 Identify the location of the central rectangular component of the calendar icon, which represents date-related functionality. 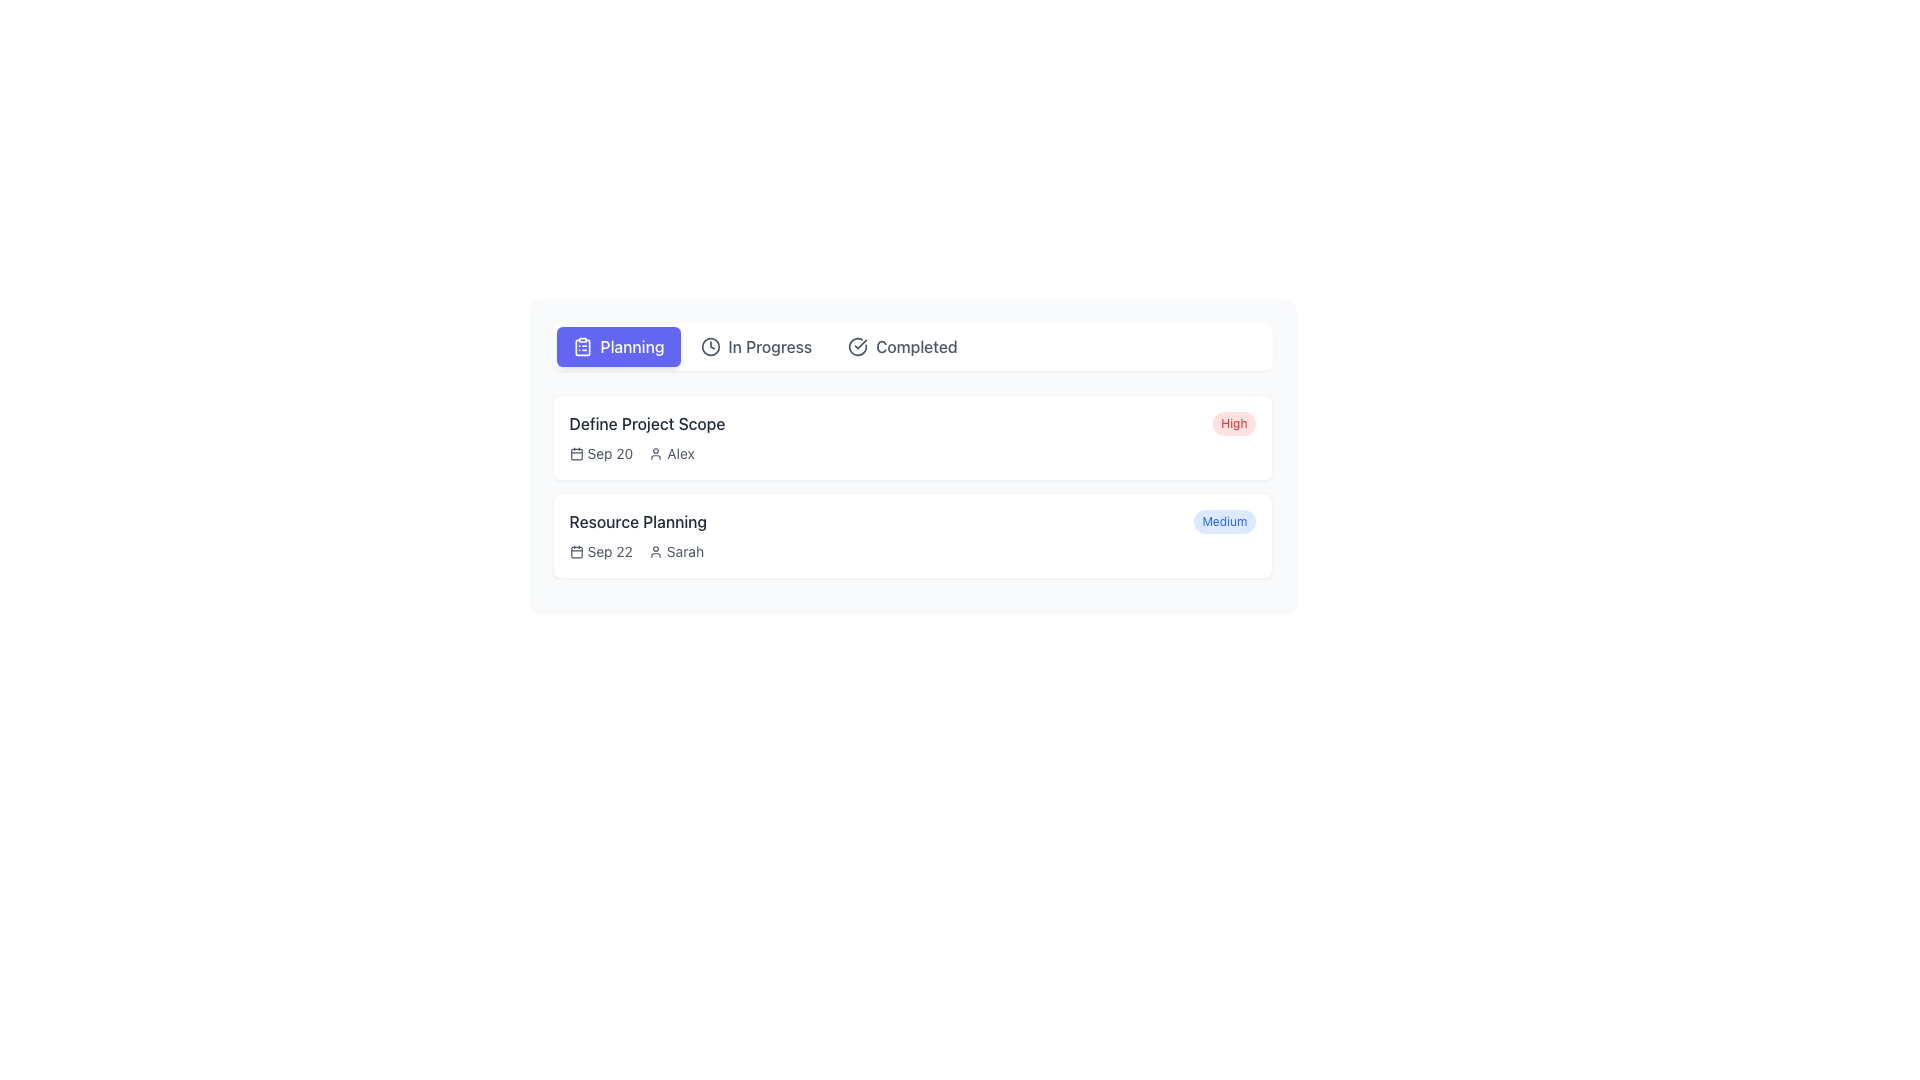
(575, 552).